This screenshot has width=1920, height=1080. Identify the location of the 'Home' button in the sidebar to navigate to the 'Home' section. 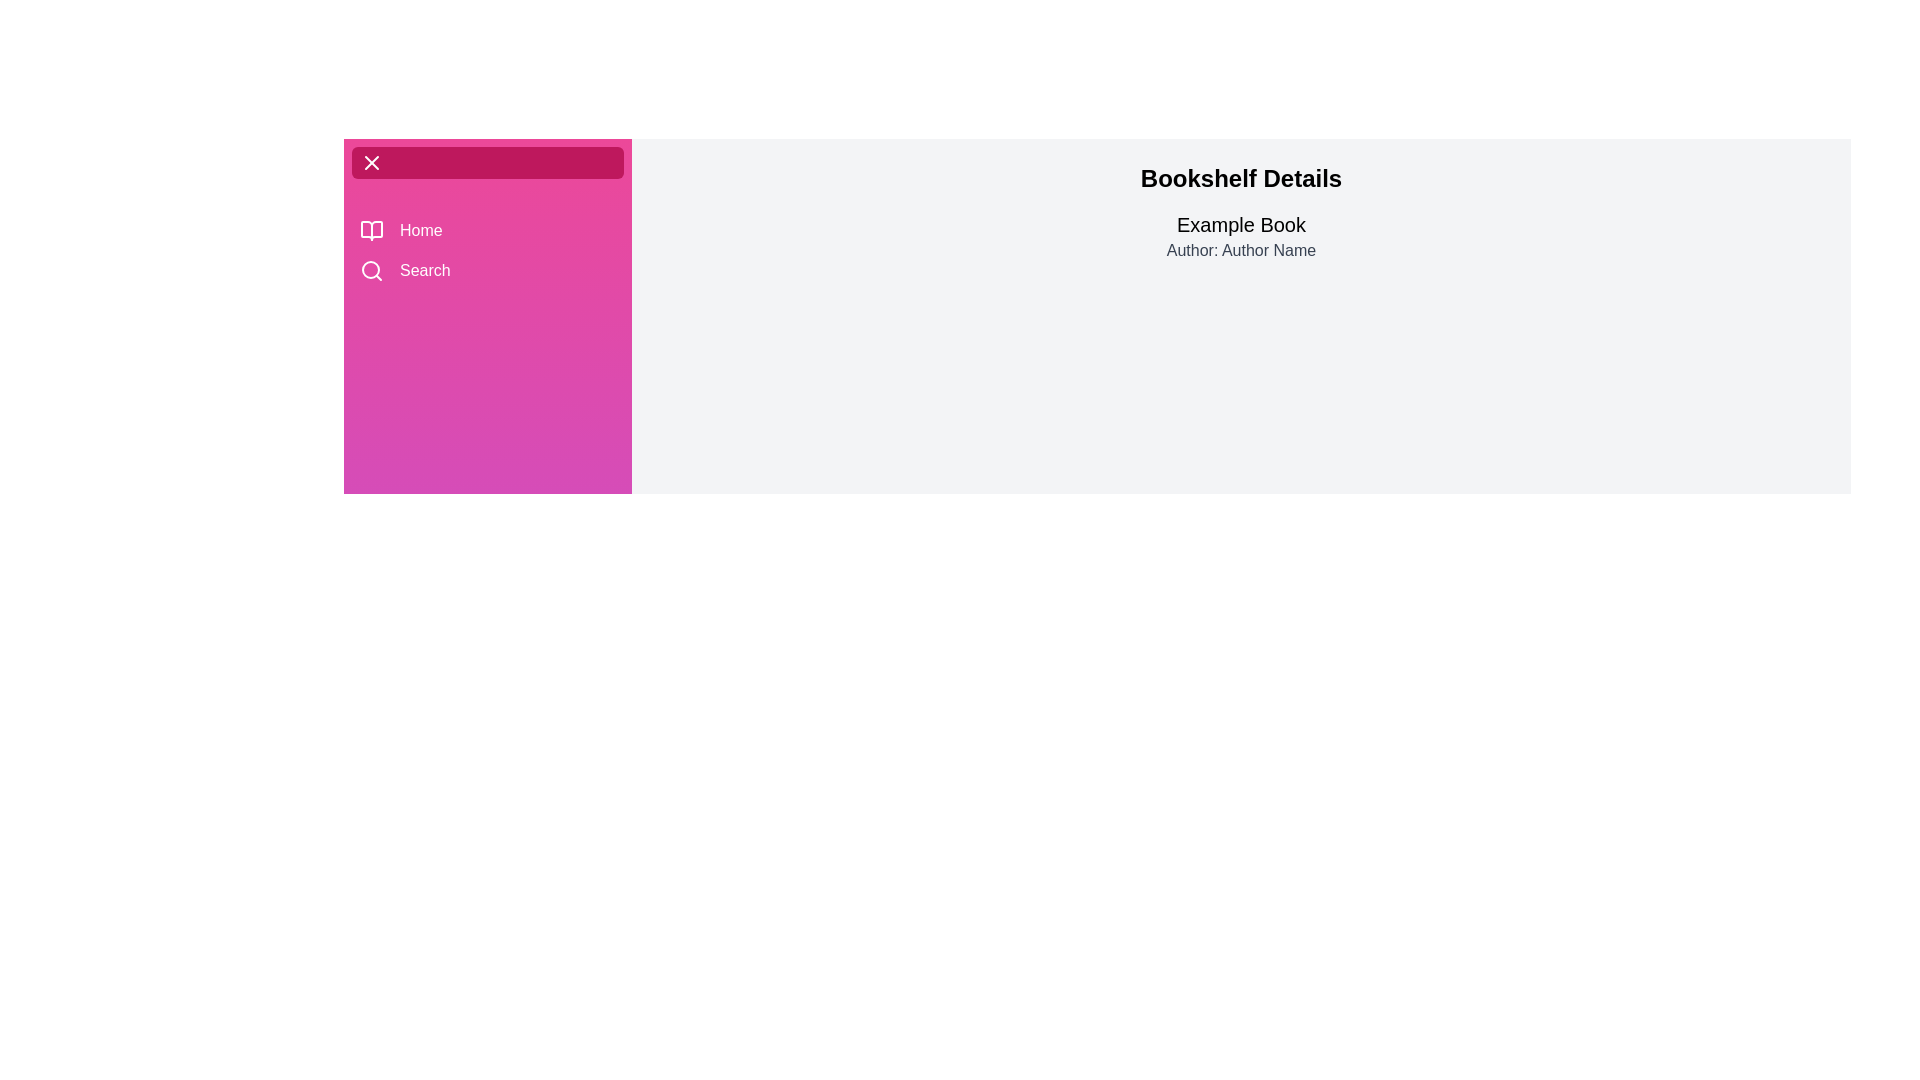
(488, 230).